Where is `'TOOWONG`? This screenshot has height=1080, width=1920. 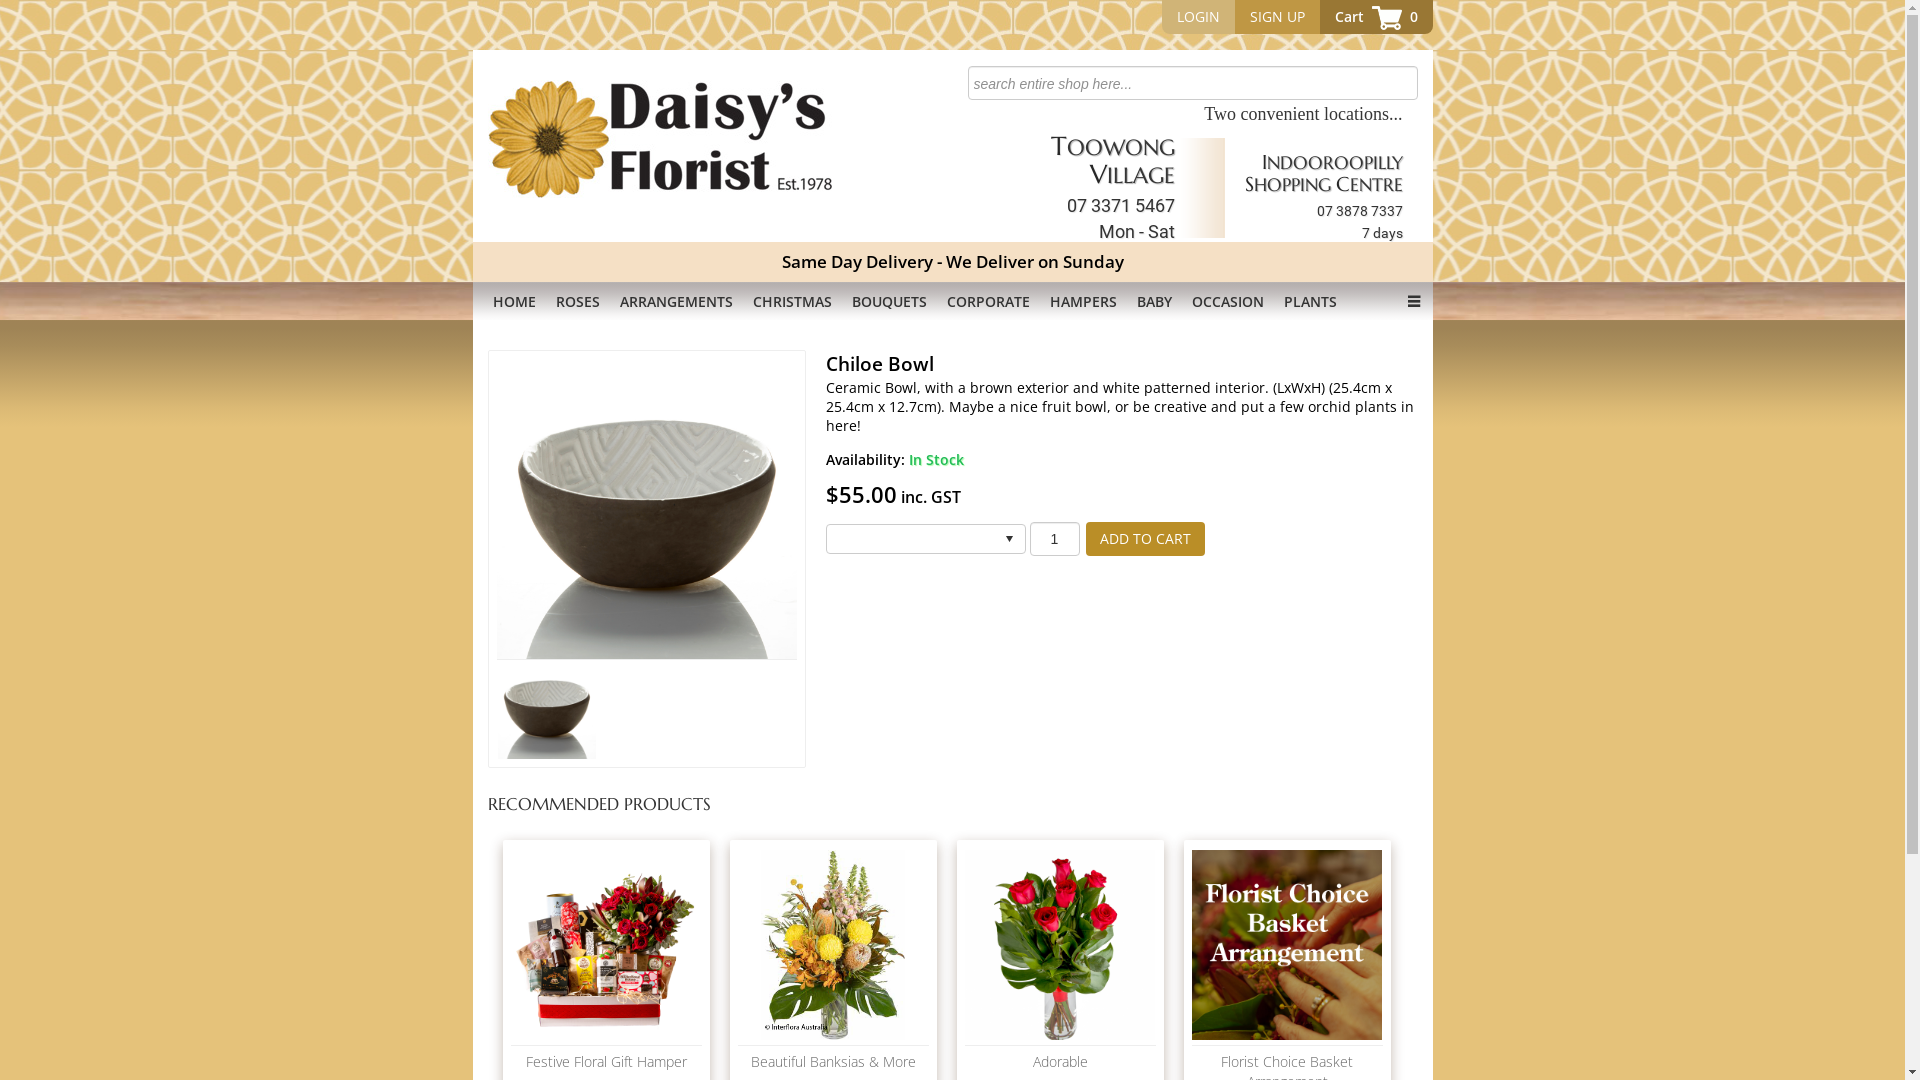 'TOOWONG is located at coordinates (1111, 186).